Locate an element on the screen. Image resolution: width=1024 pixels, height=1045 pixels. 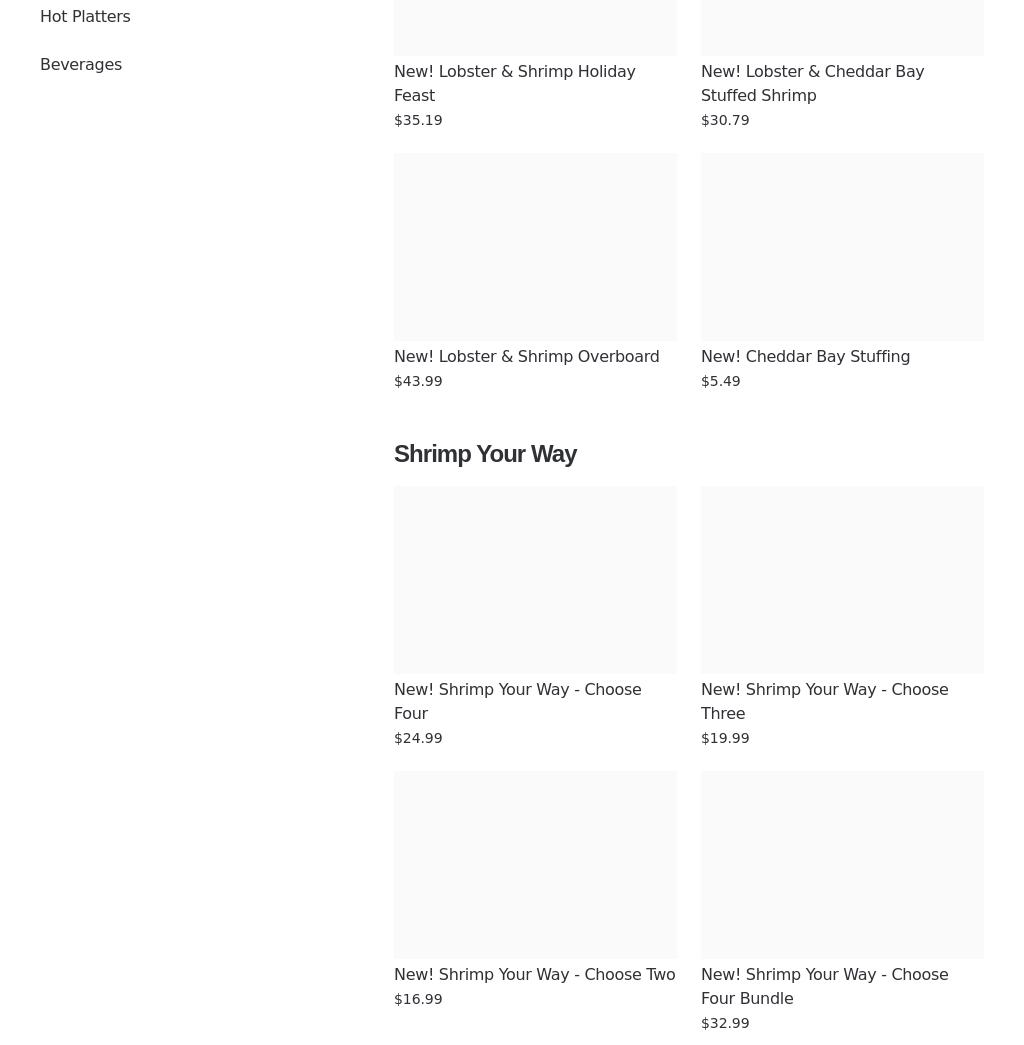
'$19.99' is located at coordinates (724, 736).